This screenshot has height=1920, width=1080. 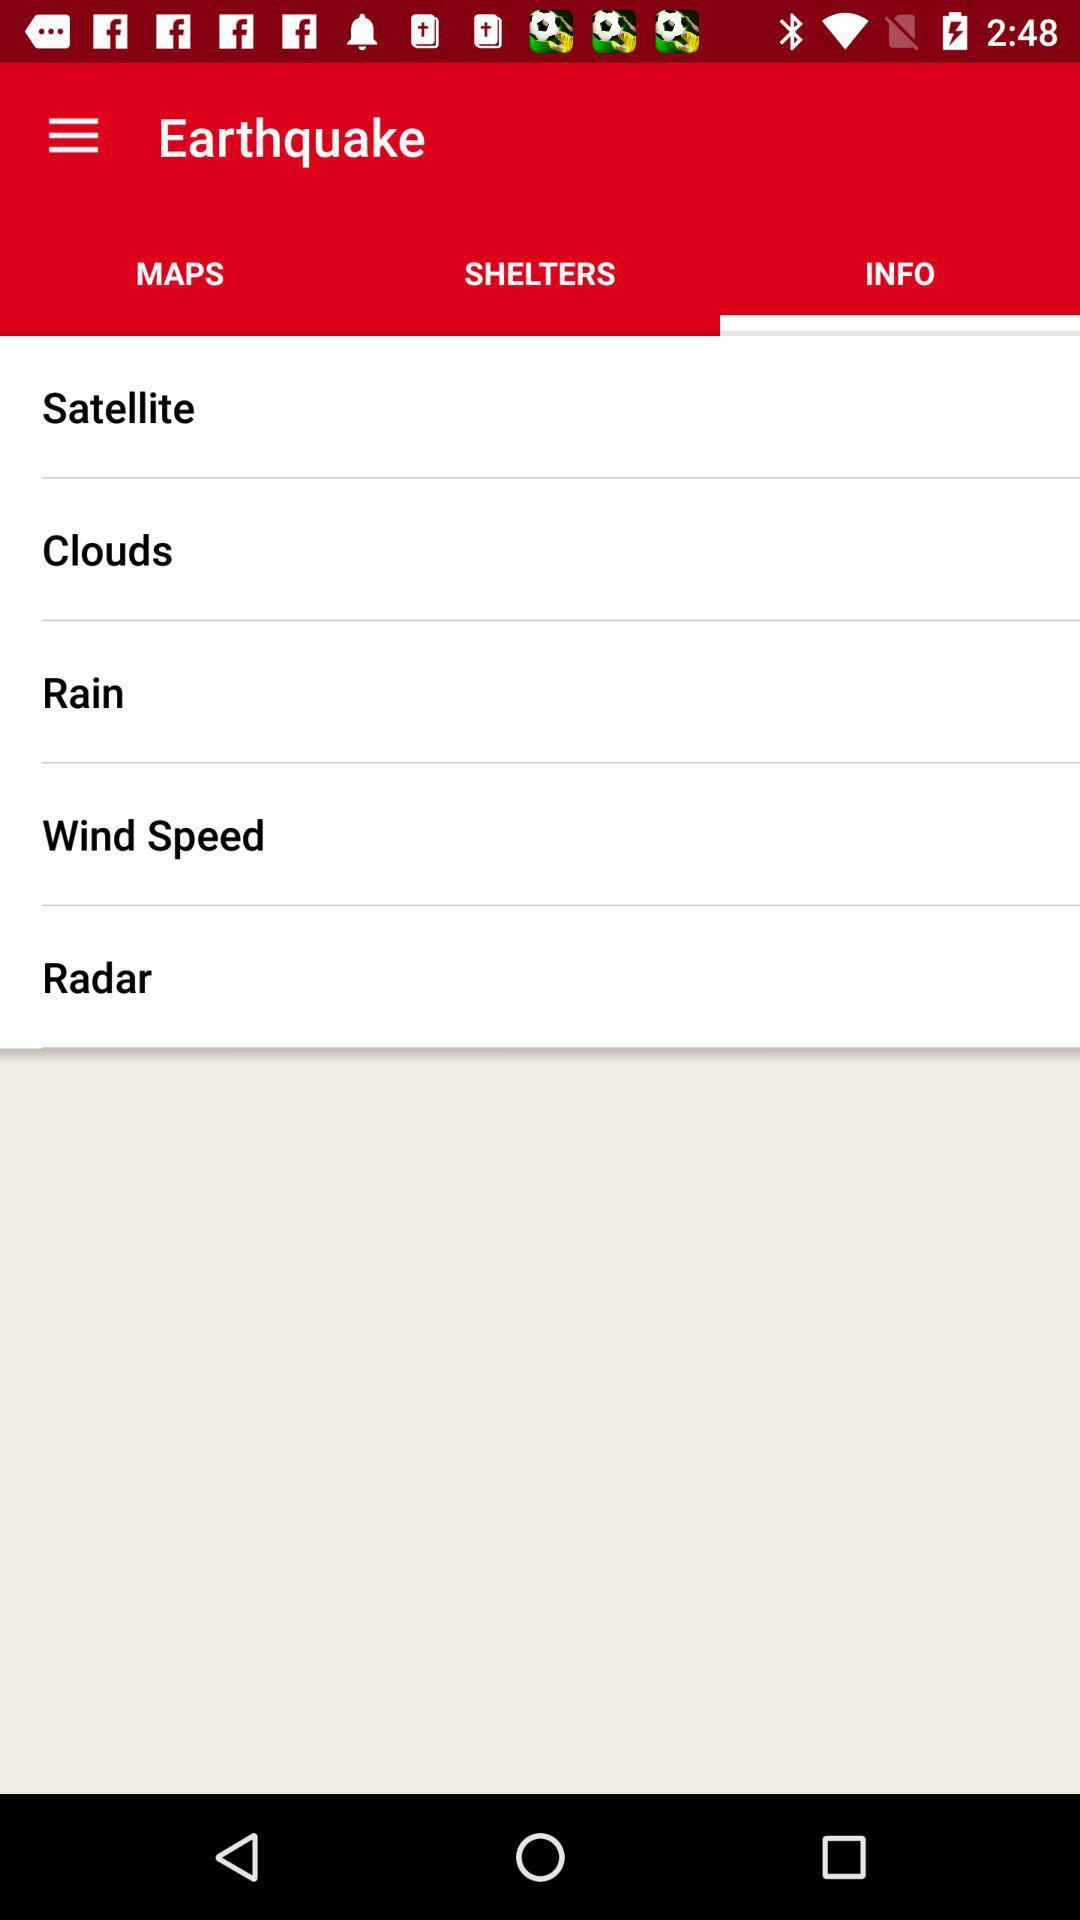 I want to click on the info at the top right corner, so click(x=898, y=272).